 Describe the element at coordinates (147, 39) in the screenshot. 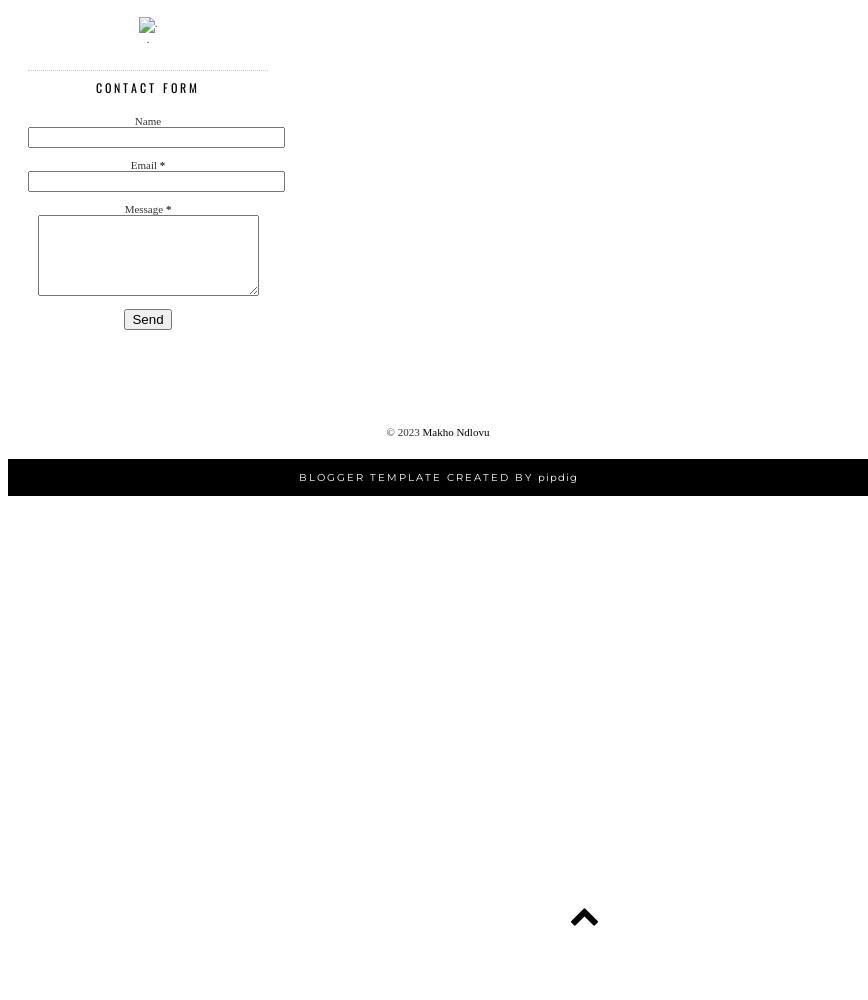

I see `'.'` at that location.